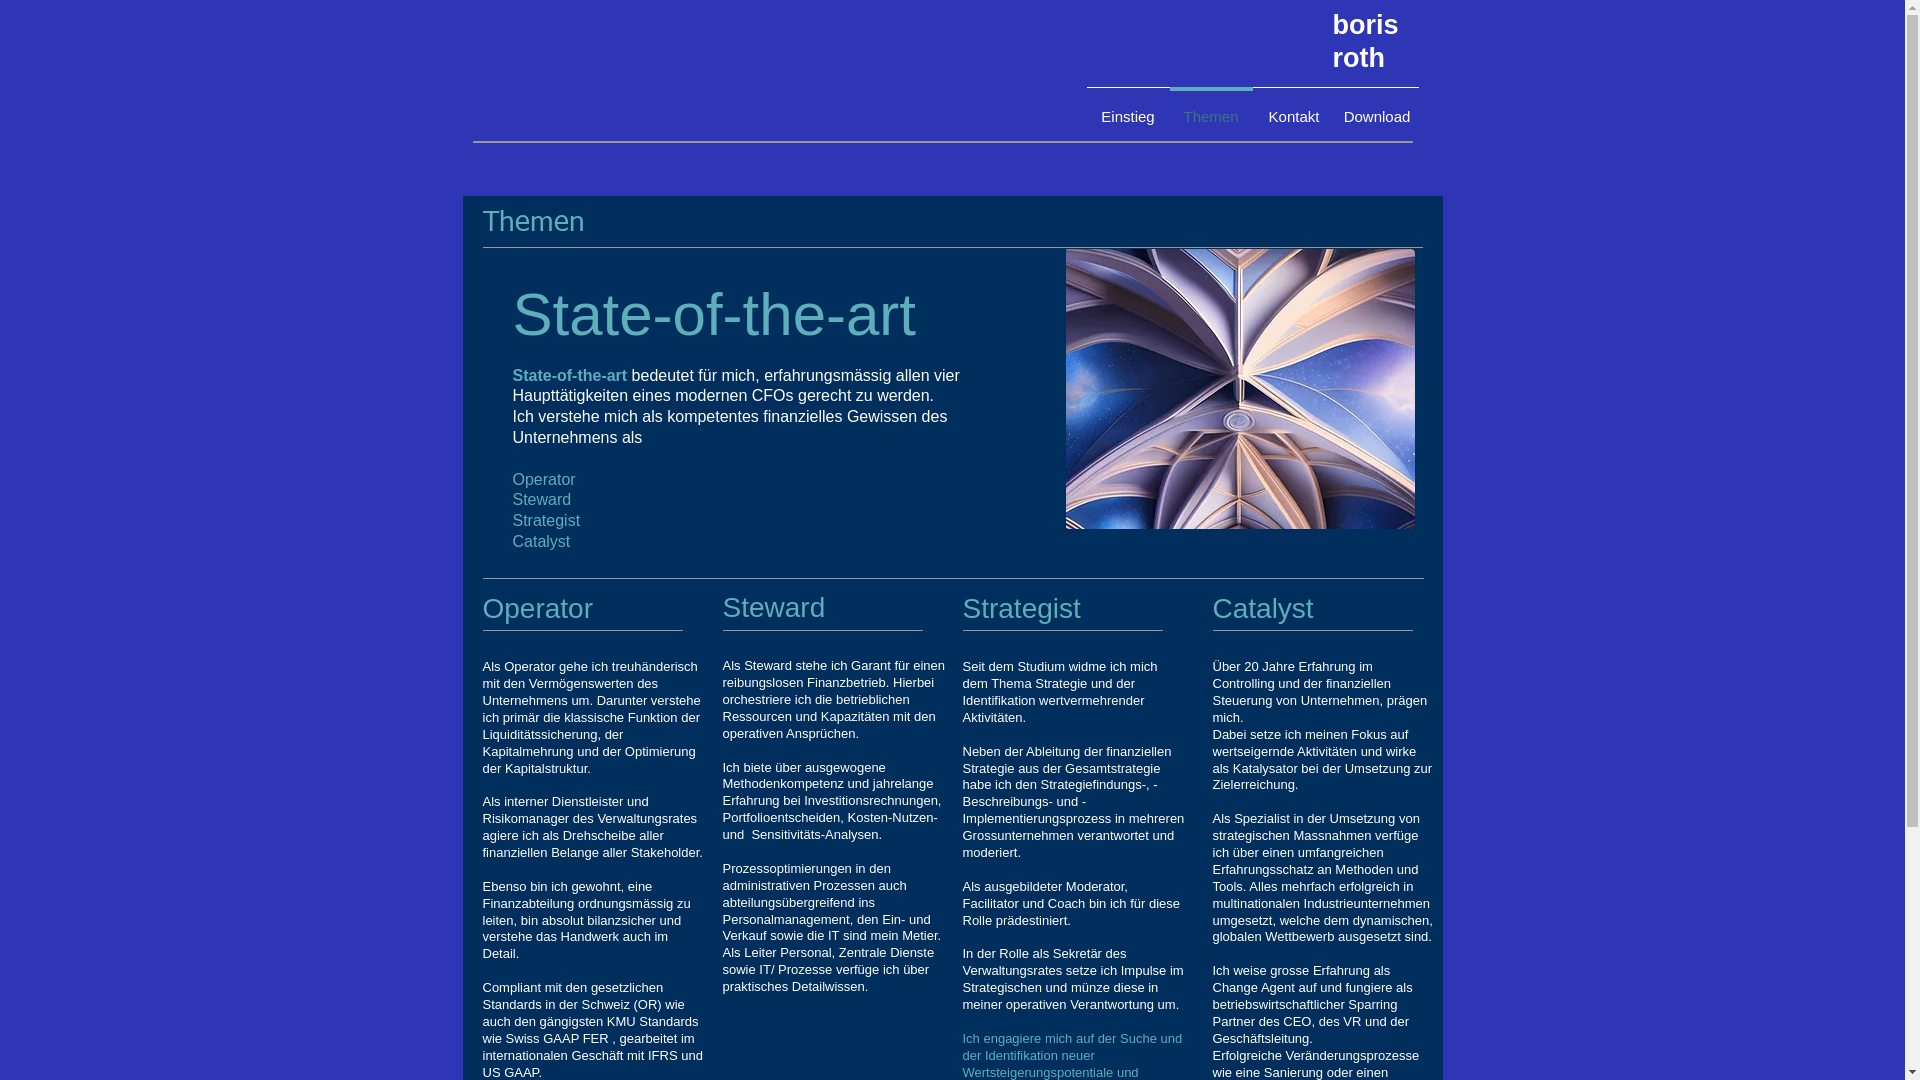  What do you see at coordinates (1127, 108) in the screenshot?
I see `'Einstieg'` at bounding box center [1127, 108].